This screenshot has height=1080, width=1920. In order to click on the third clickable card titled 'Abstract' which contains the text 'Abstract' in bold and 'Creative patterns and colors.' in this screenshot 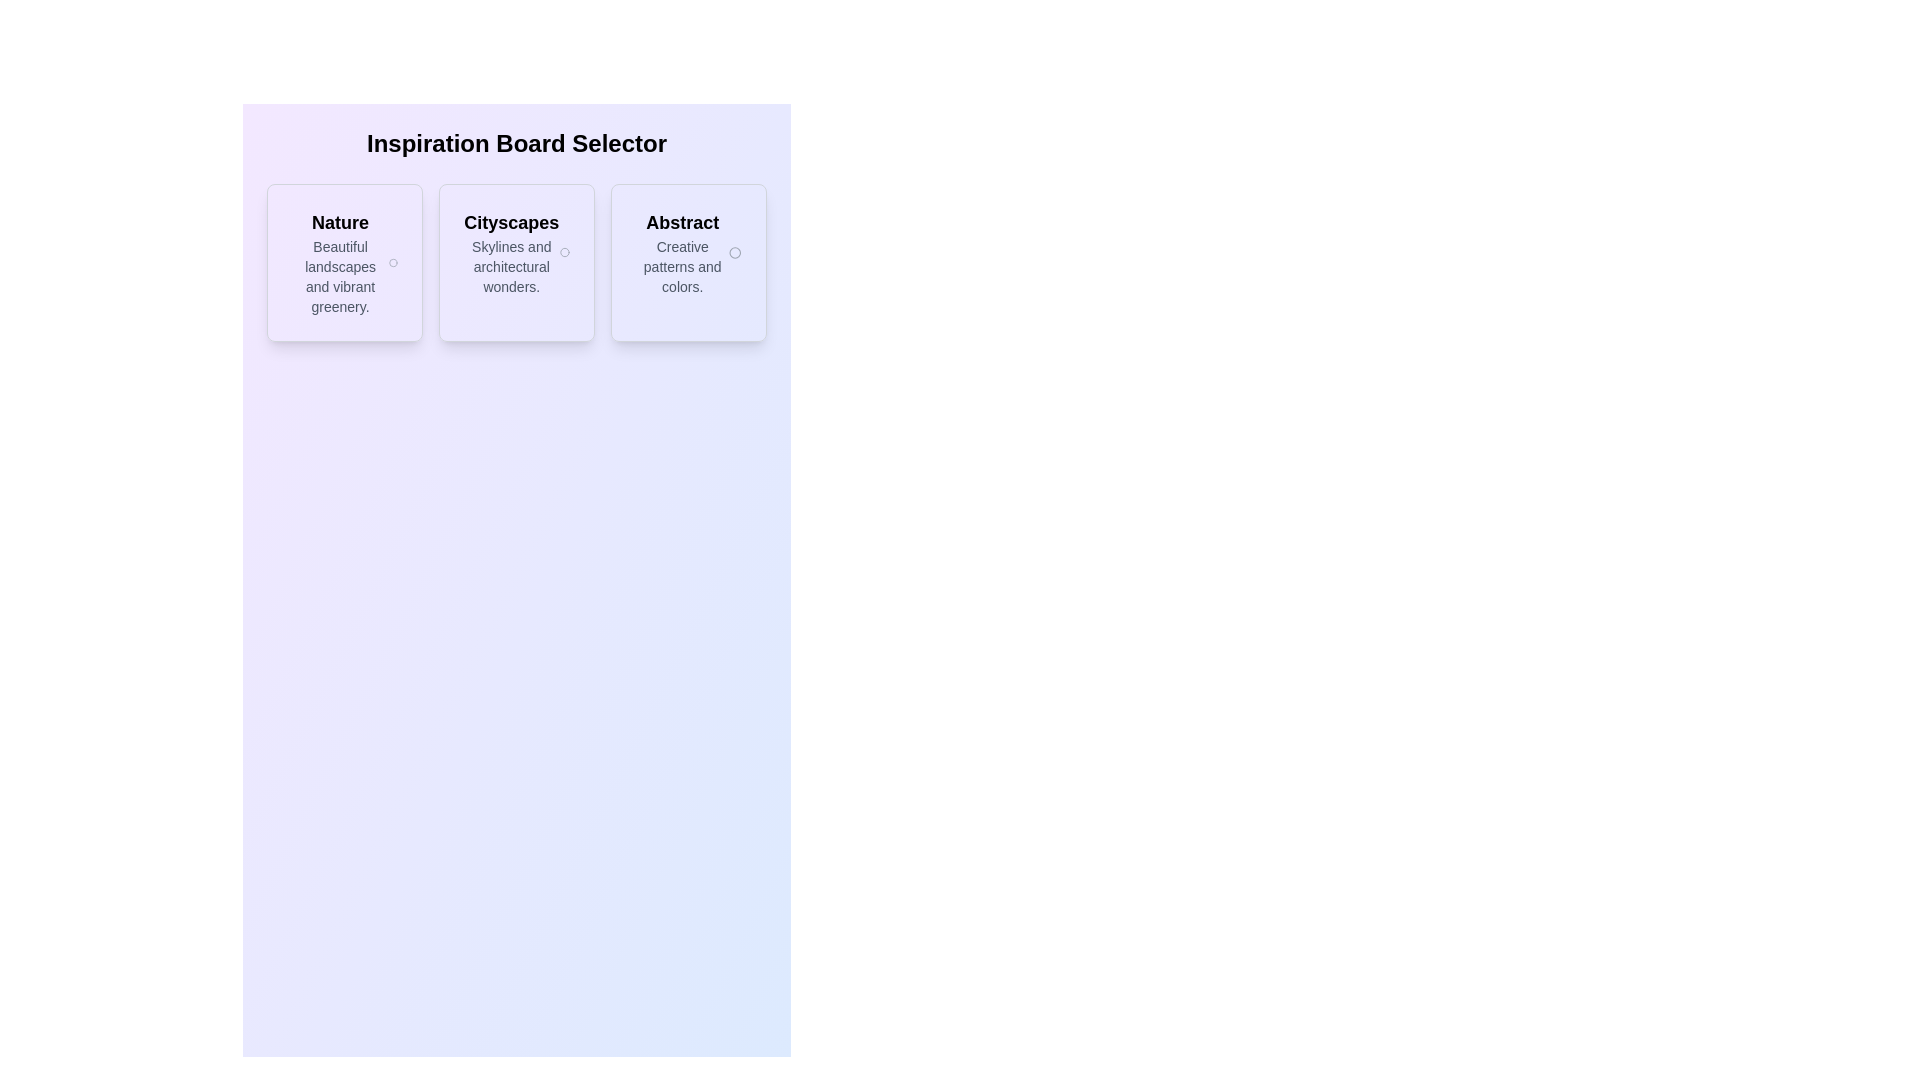, I will do `click(682, 252)`.